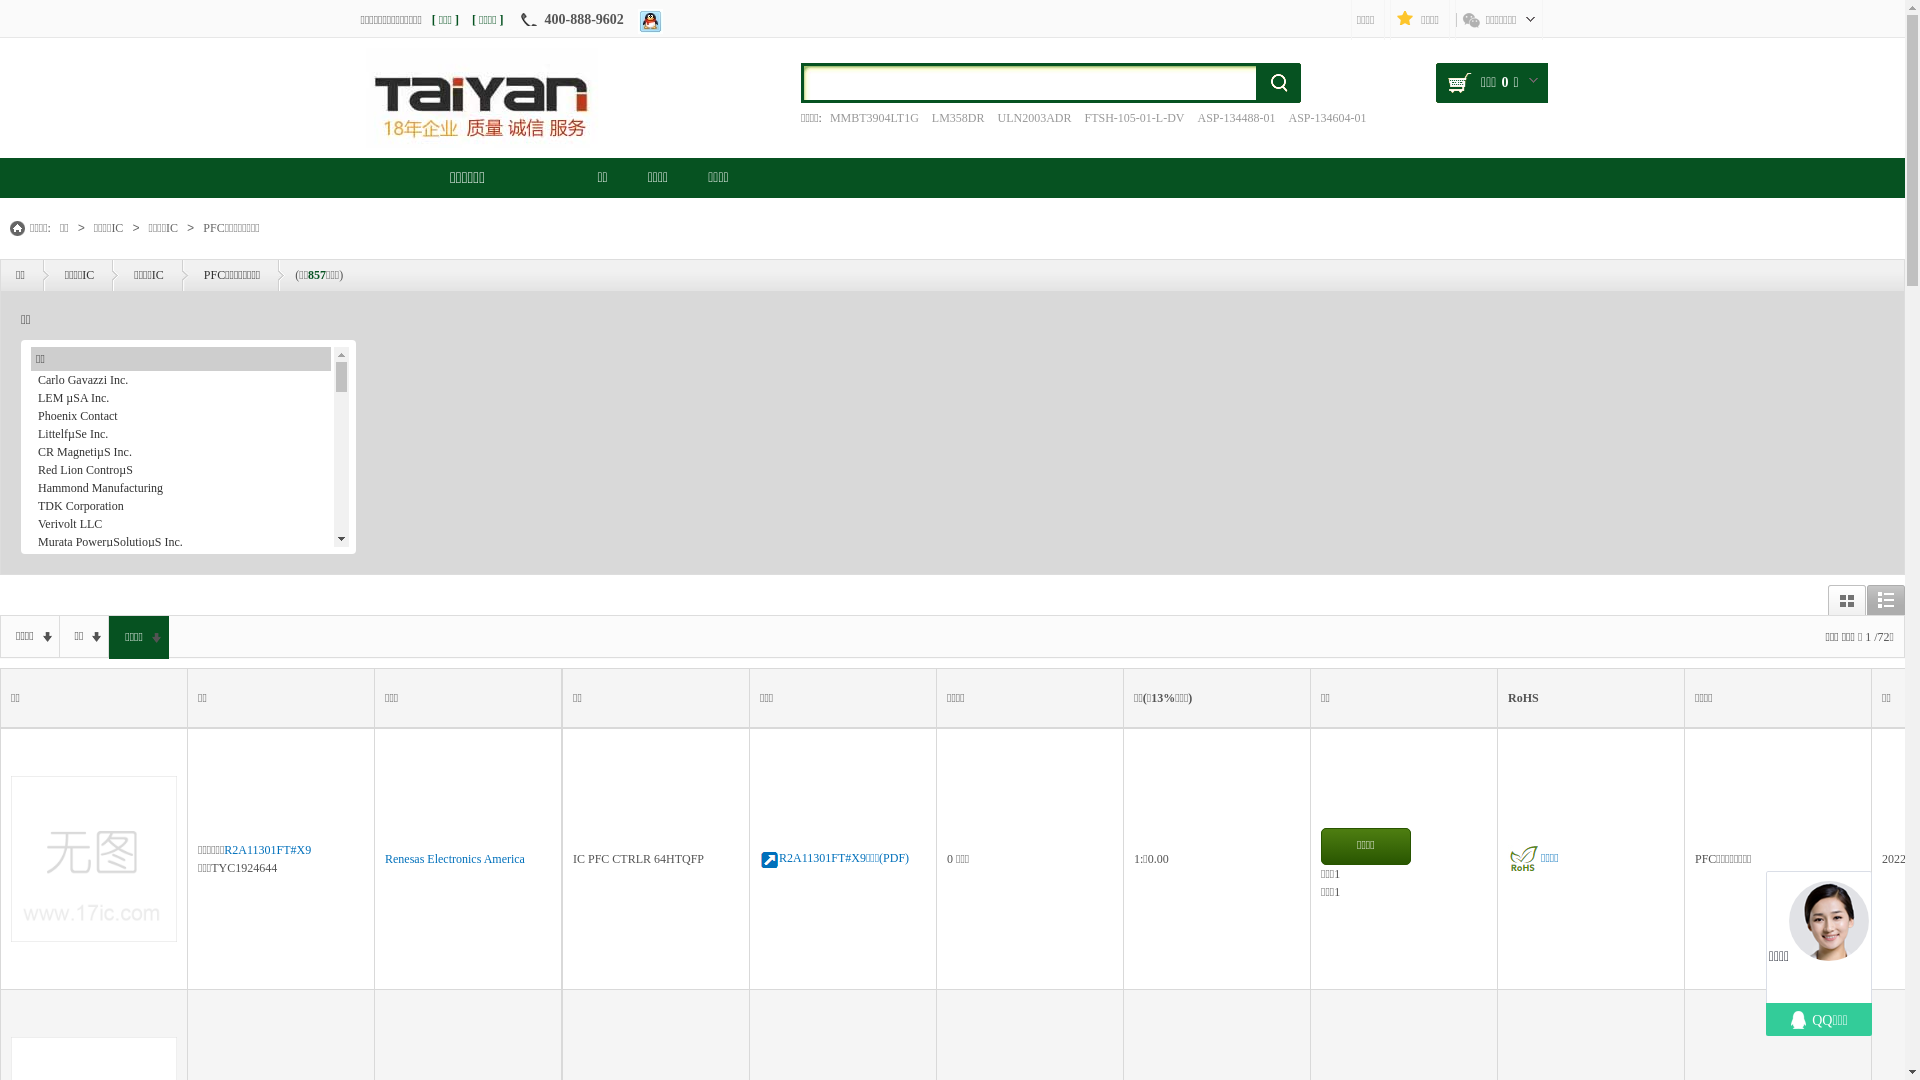 The height and width of the screenshot is (1080, 1920). Describe the element at coordinates (181, 488) in the screenshot. I see `'Hammond Manufacturing'` at that location.